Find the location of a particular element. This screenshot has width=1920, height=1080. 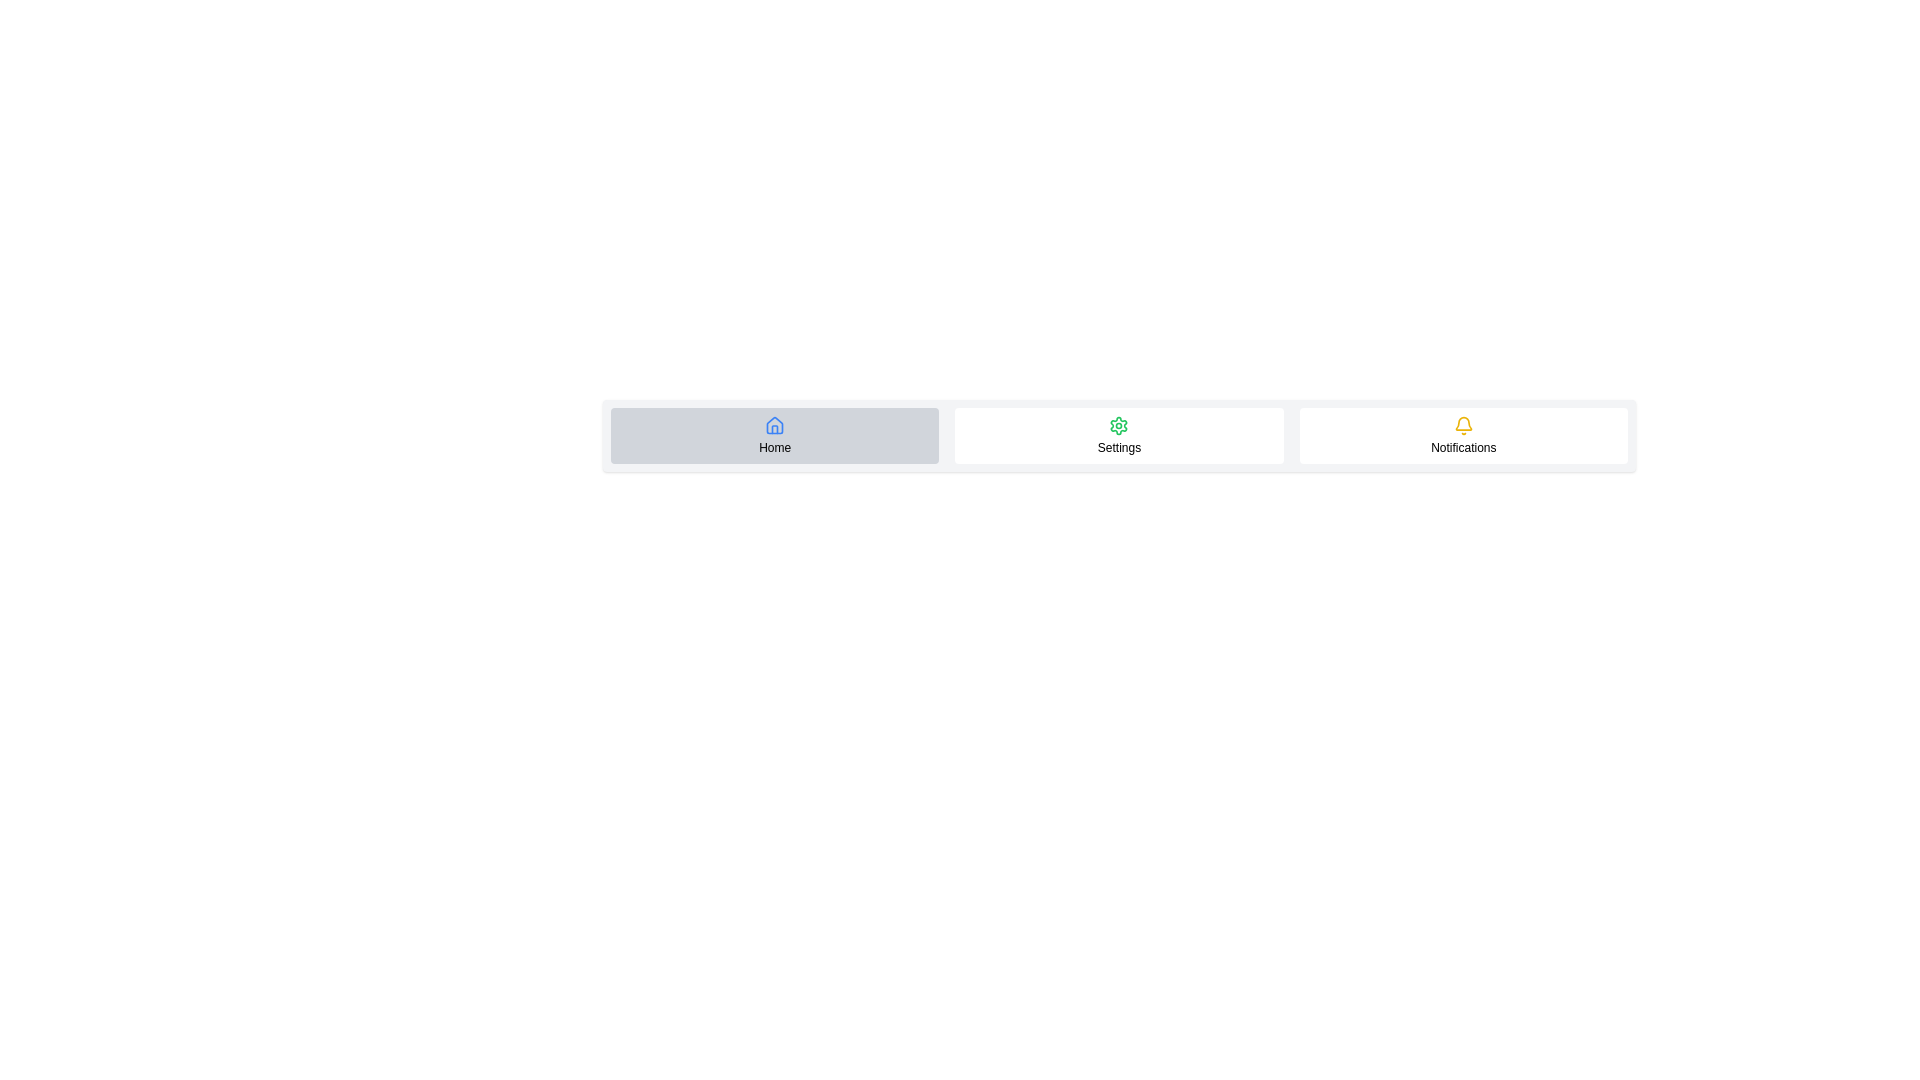

the yellow bell icon located above the 'Notifications' label in the horizontal menu bar is located at coordinates (1463, 424).